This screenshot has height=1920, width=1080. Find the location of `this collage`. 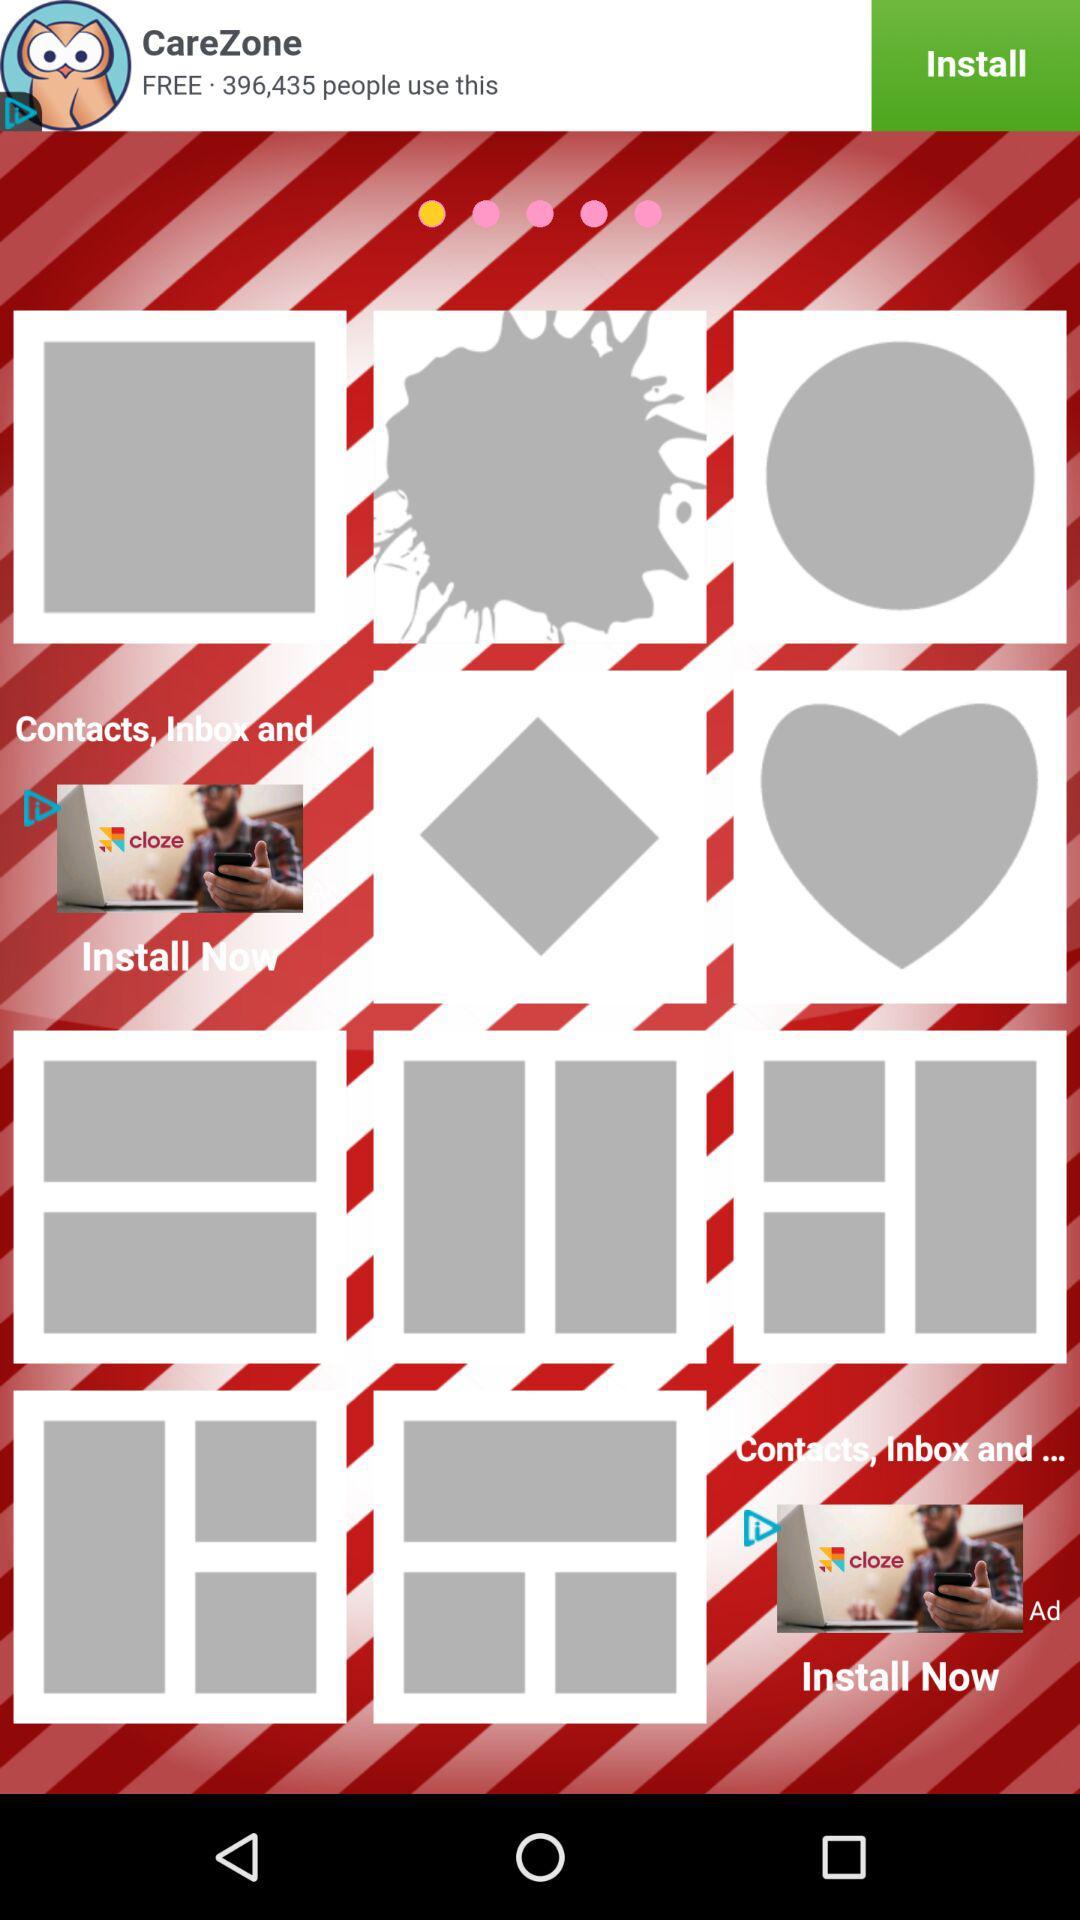

this collage is located at coordinates (540, 1196).